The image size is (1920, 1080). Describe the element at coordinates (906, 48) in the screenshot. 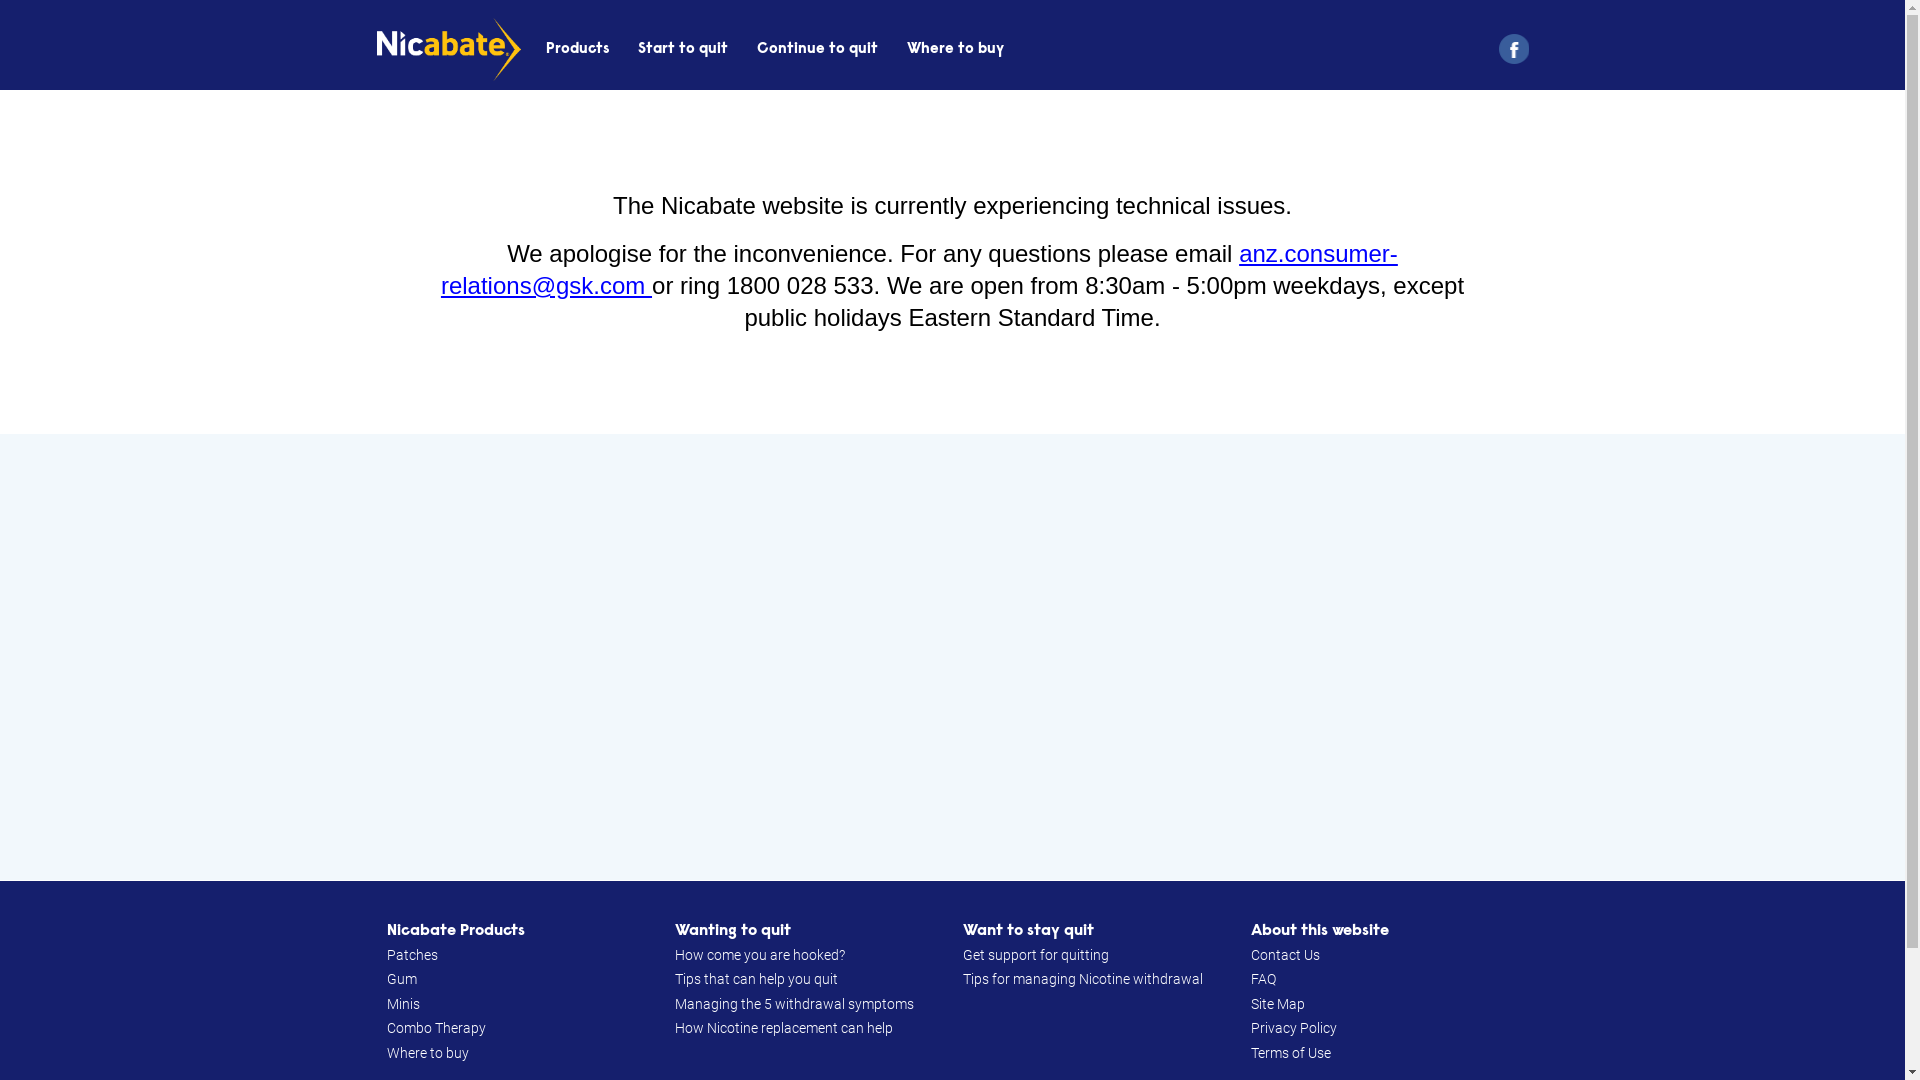

I see `'where to buy'` at that location.